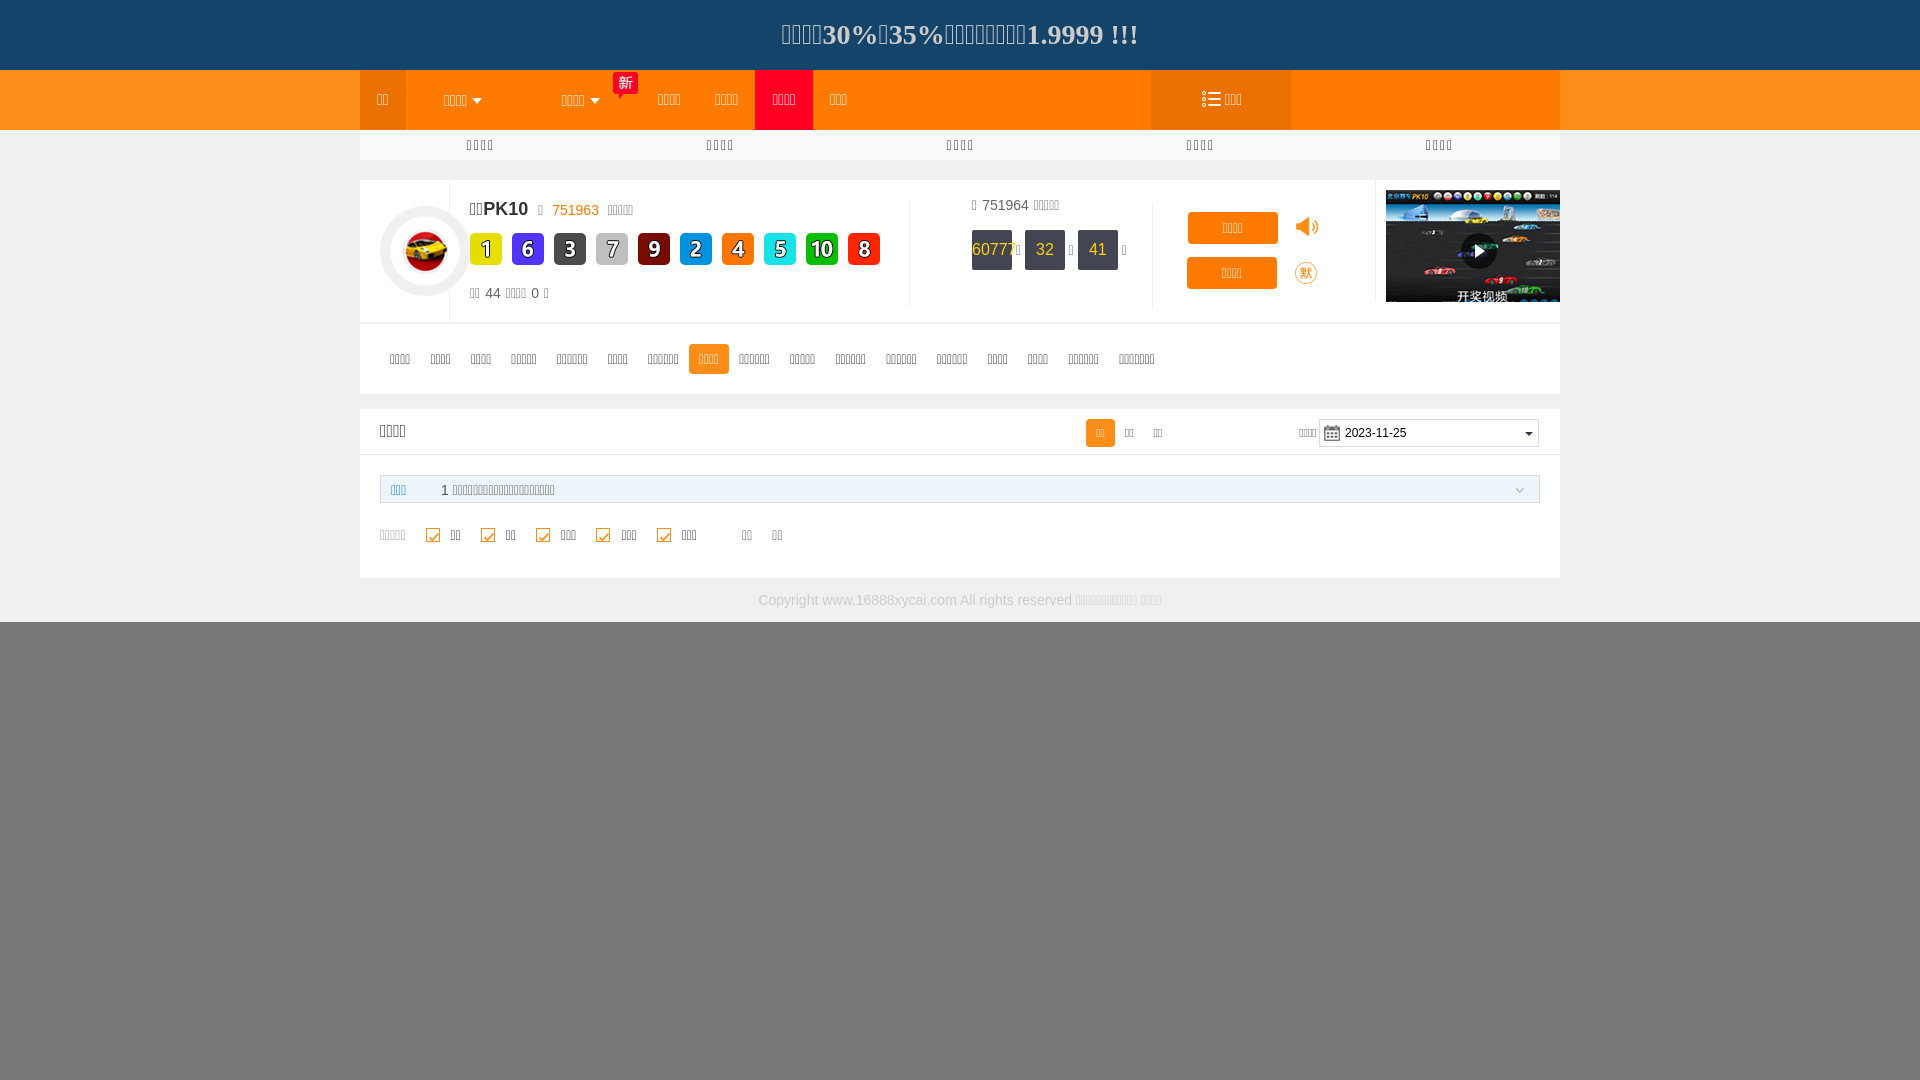  What do you see at coordinates (888, 599) in the screenshot?
I see `'www.16888xycai.com'` at bounding box center [888, 599].